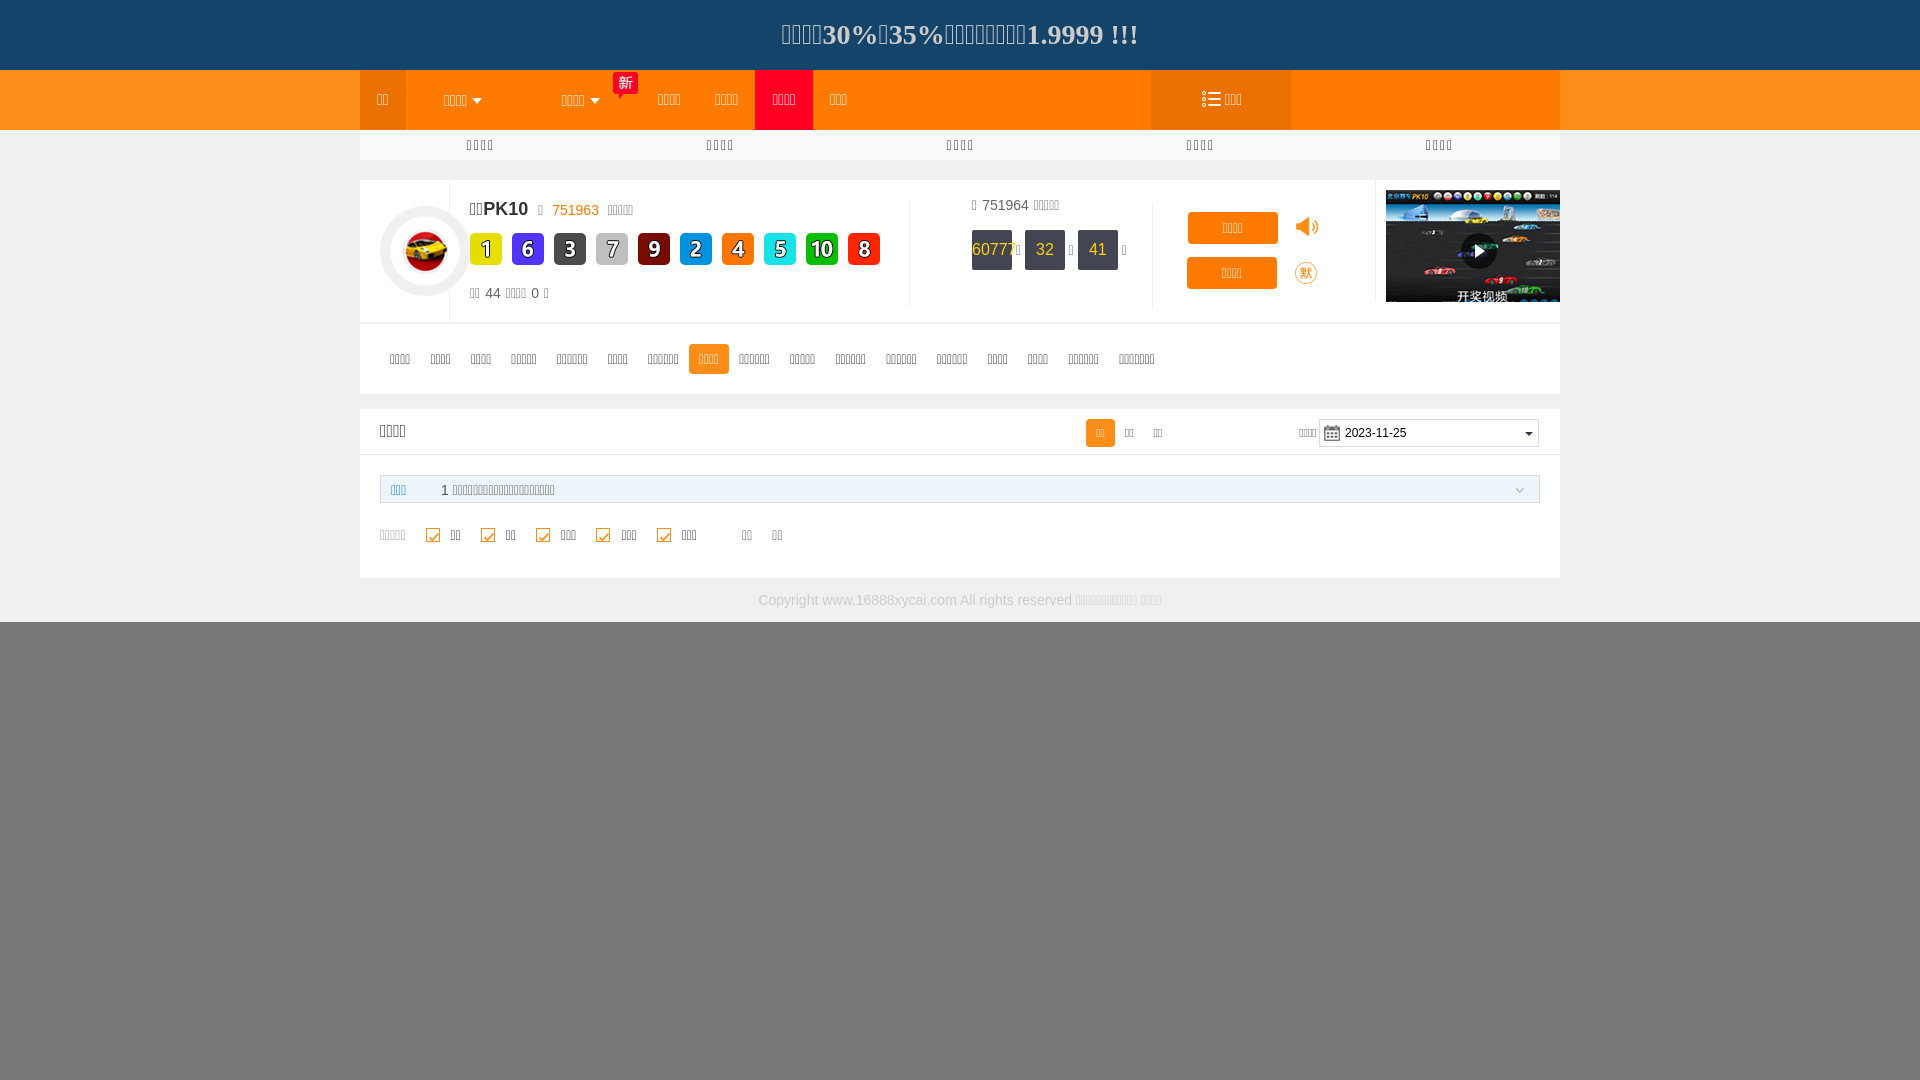  What do you see at coordinates (888, 599) in the screenshot?
I see `'www.16888xycai.com'` at bounding box center [888, 599].